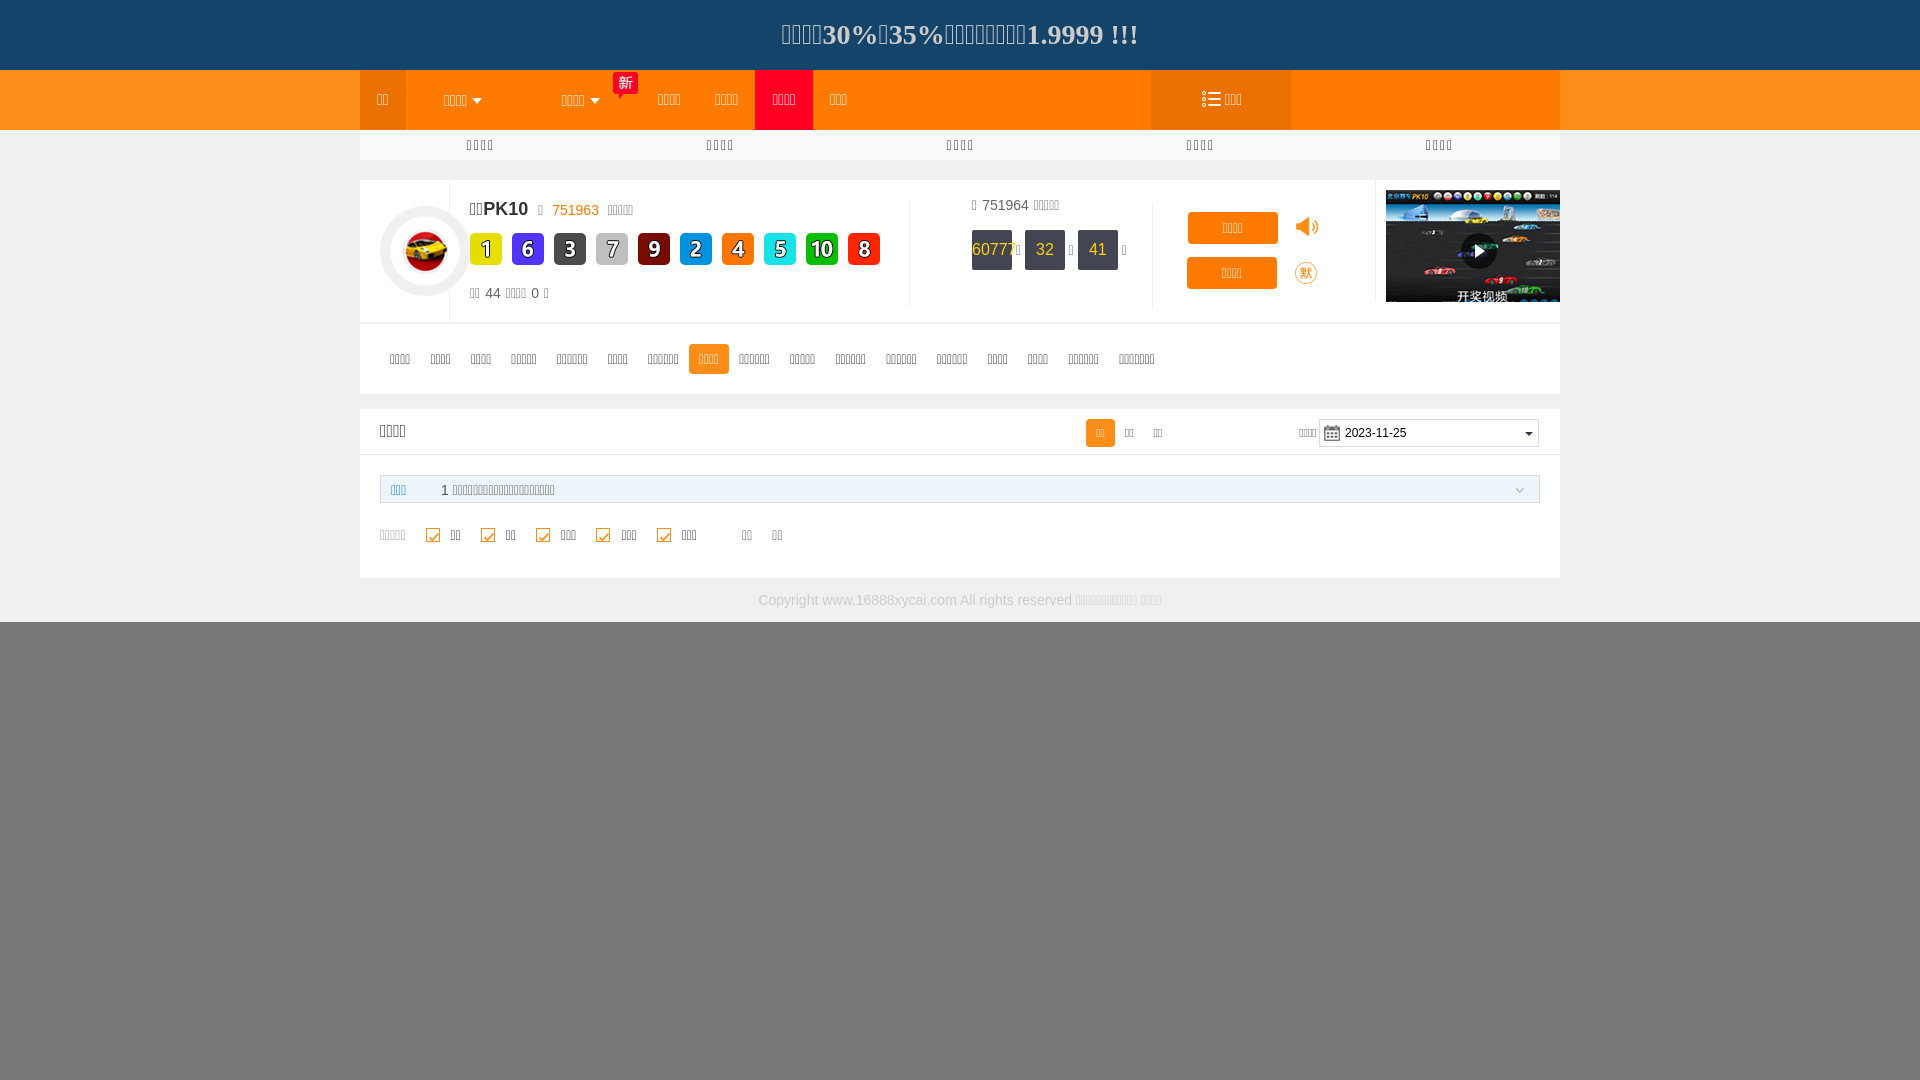  What do you see at coordinates (888, 599) in the screenshot?
I see `'www.16888xycai.com'` at bounding box center [888, 599].